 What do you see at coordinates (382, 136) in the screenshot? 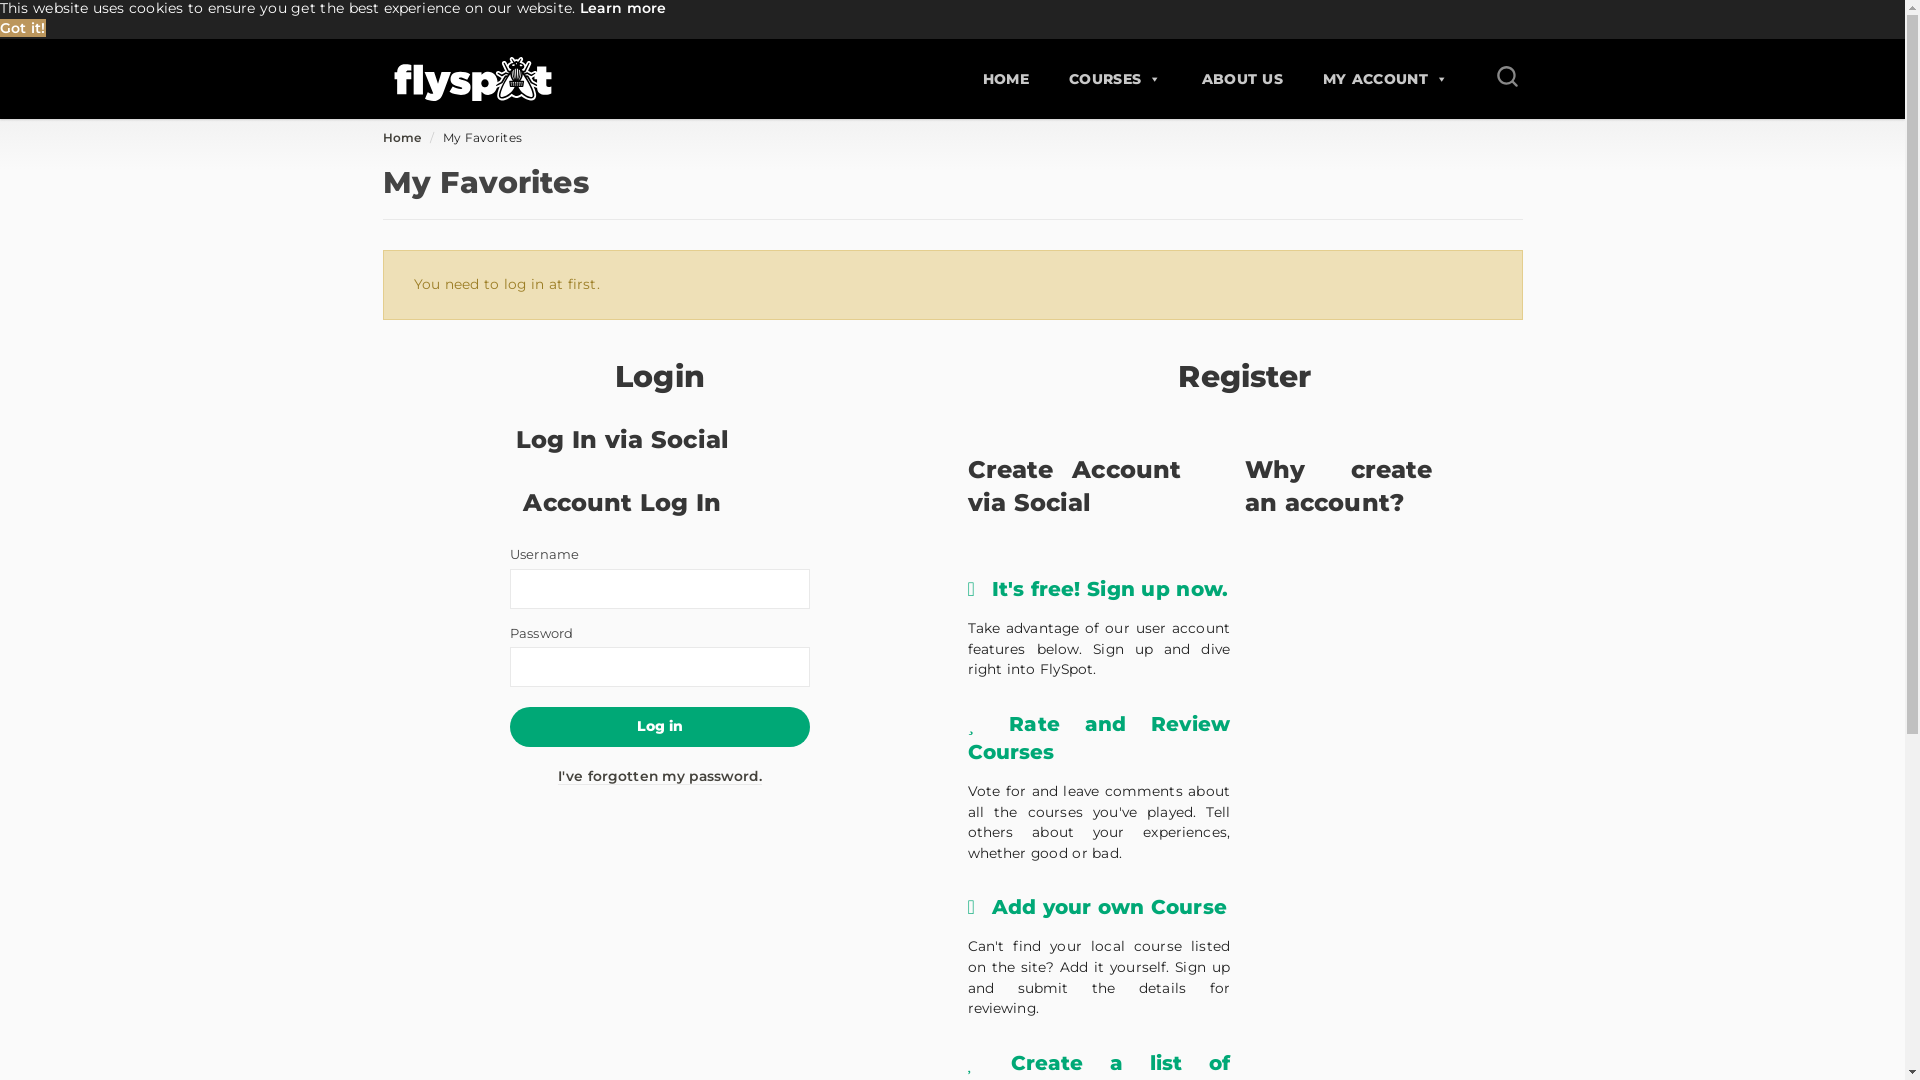
I see `'Home'` at bounding box center [382, 136].